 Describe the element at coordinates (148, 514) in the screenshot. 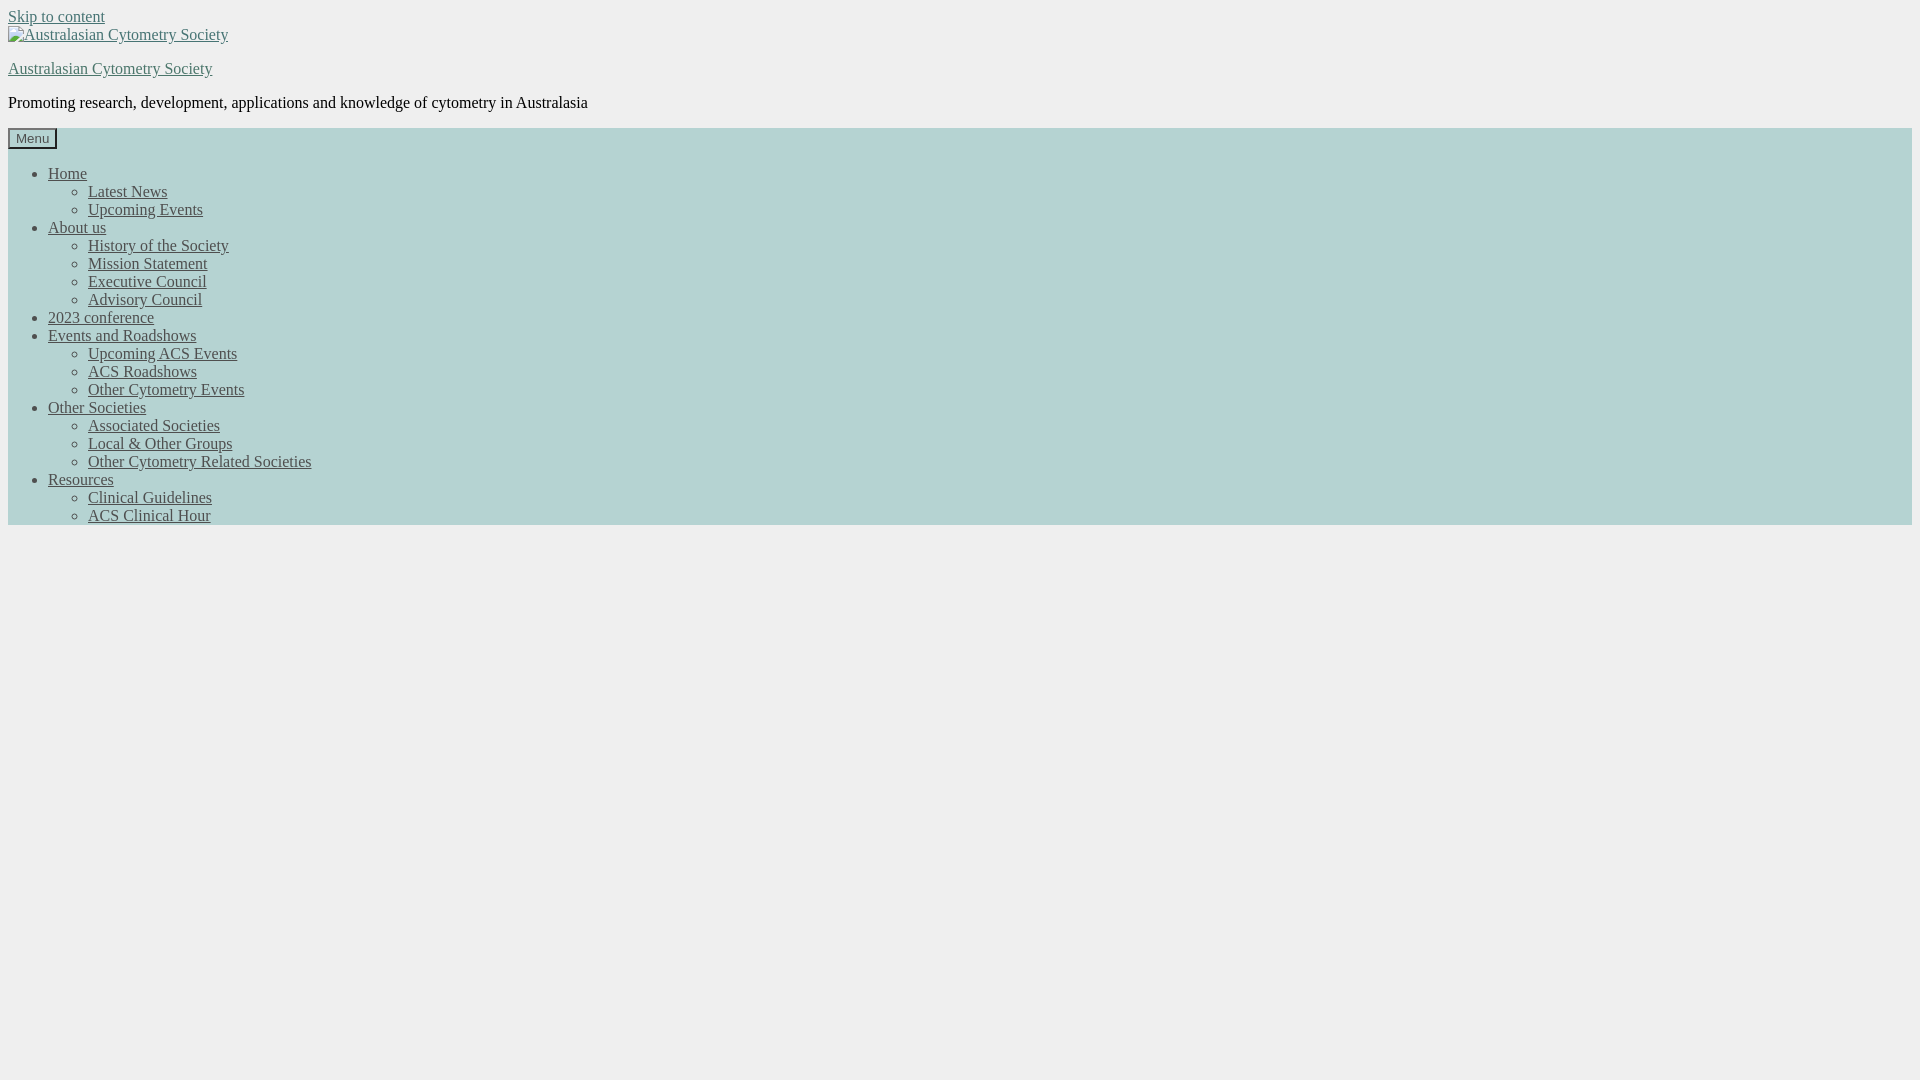

I see `'ACS Clinical Hour'` at that location.